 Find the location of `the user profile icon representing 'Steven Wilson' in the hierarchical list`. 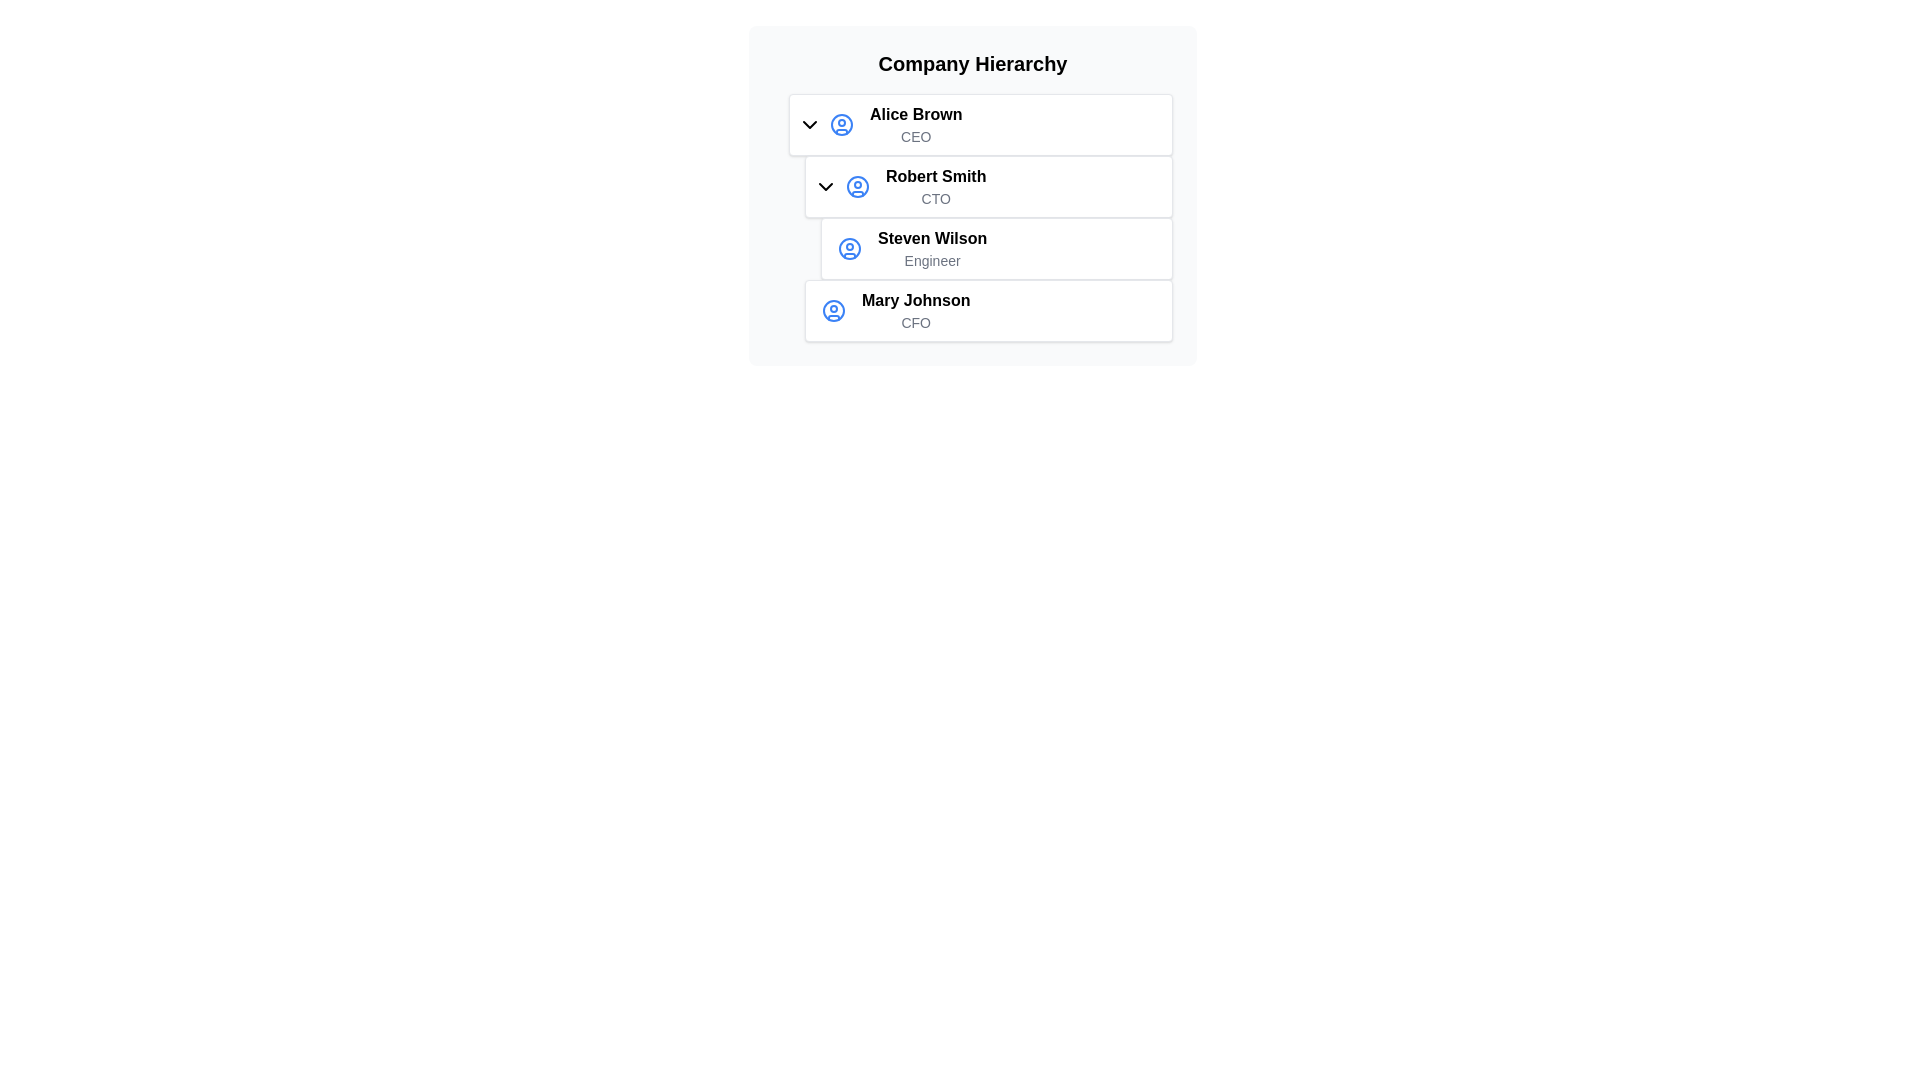

the user profile icon representing 'Steven Wilson' in the hierarchical list is located at coordinates (849, 248).